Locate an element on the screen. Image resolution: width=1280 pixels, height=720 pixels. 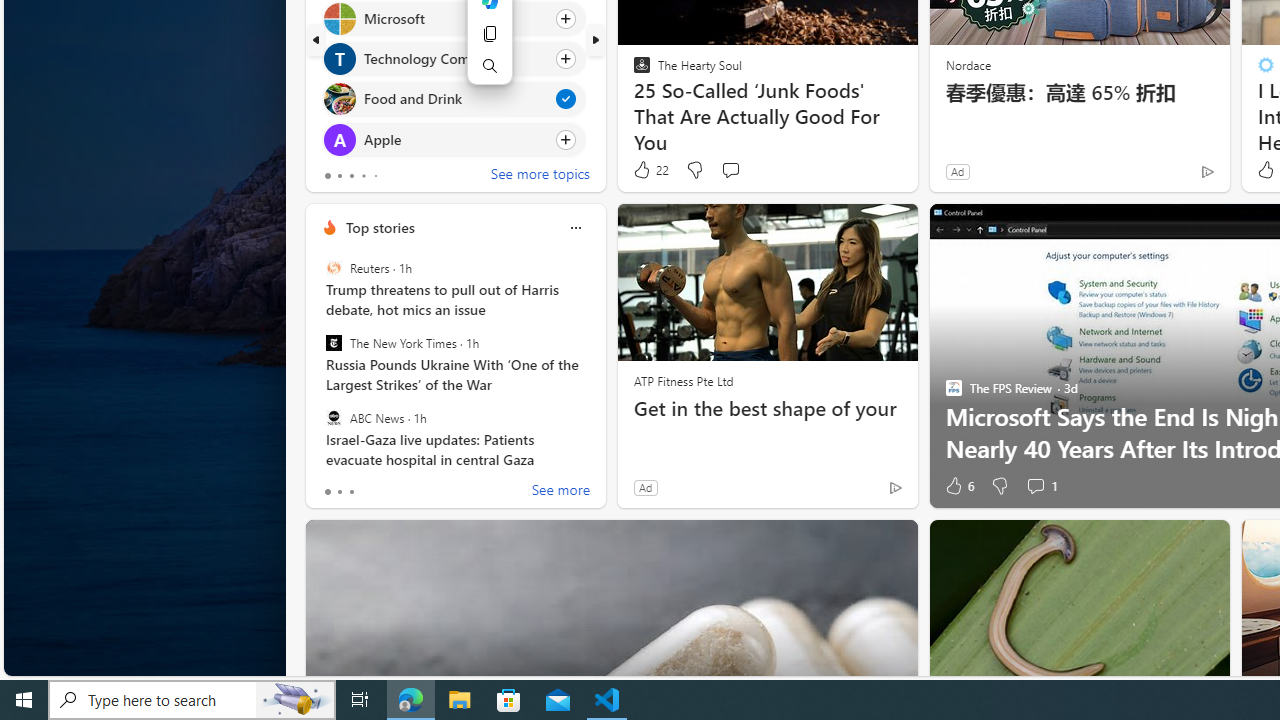
'See more topics' is located at coordinates (540, 175).